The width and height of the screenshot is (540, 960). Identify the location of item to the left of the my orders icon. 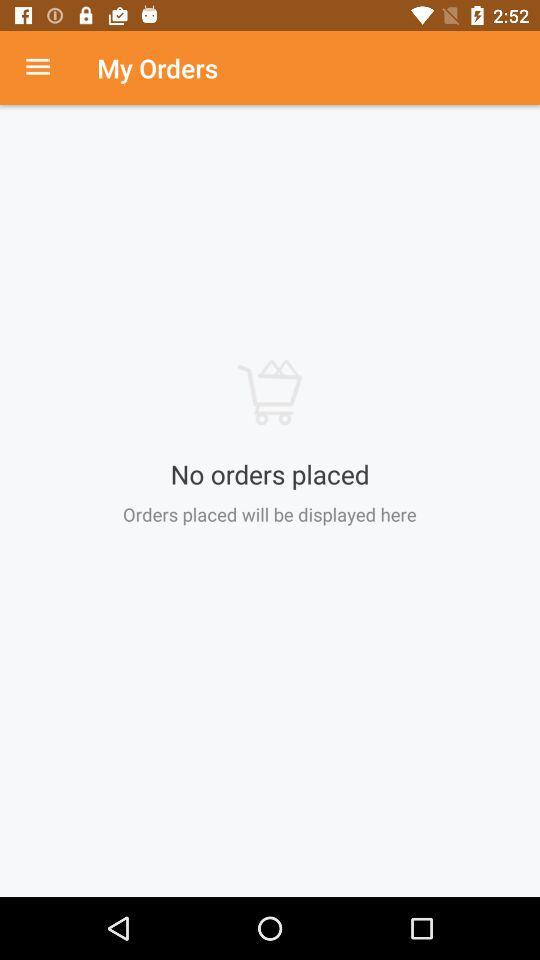
(48, 68).